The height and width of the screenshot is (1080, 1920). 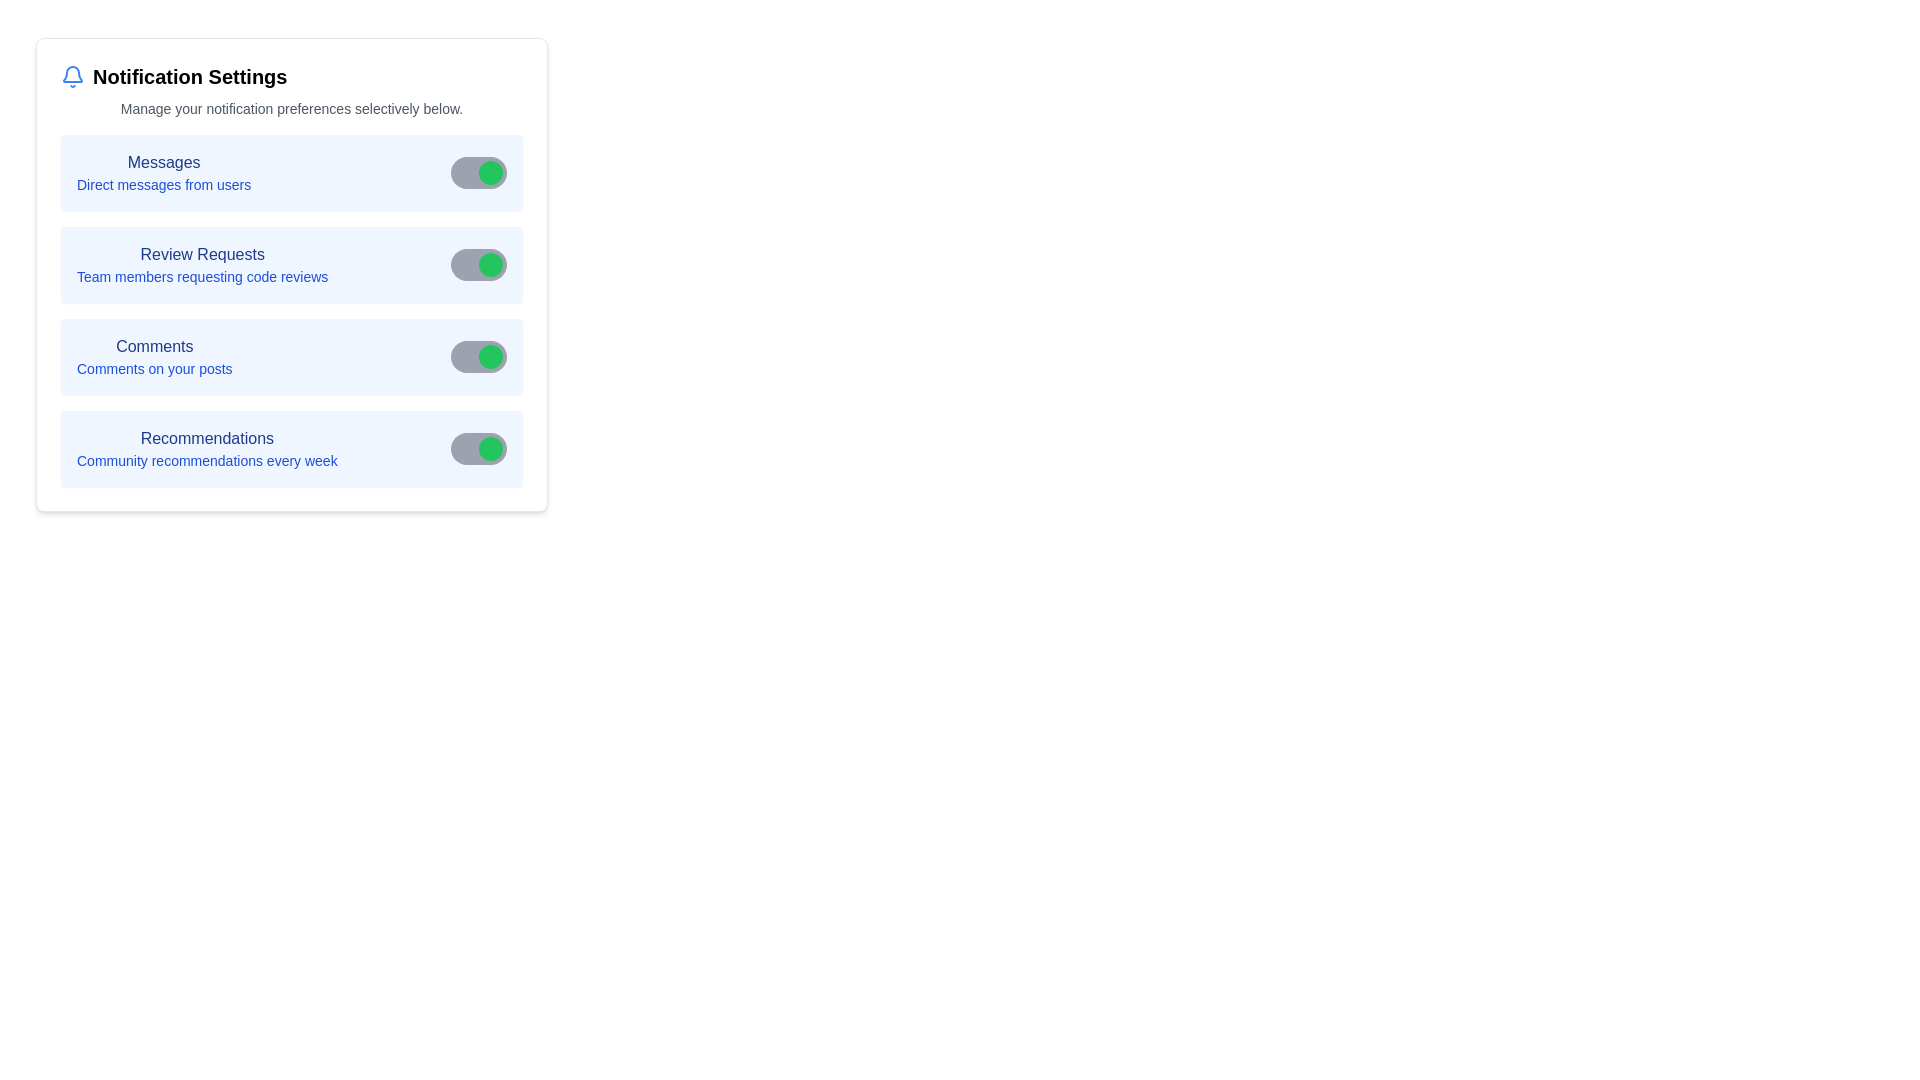 What do you see at coordinates (291, 447) in the screenshot?
I see `the toggle switch in the 'Recommendations' notification setting row to change its state` at bounding box center [291, 447].